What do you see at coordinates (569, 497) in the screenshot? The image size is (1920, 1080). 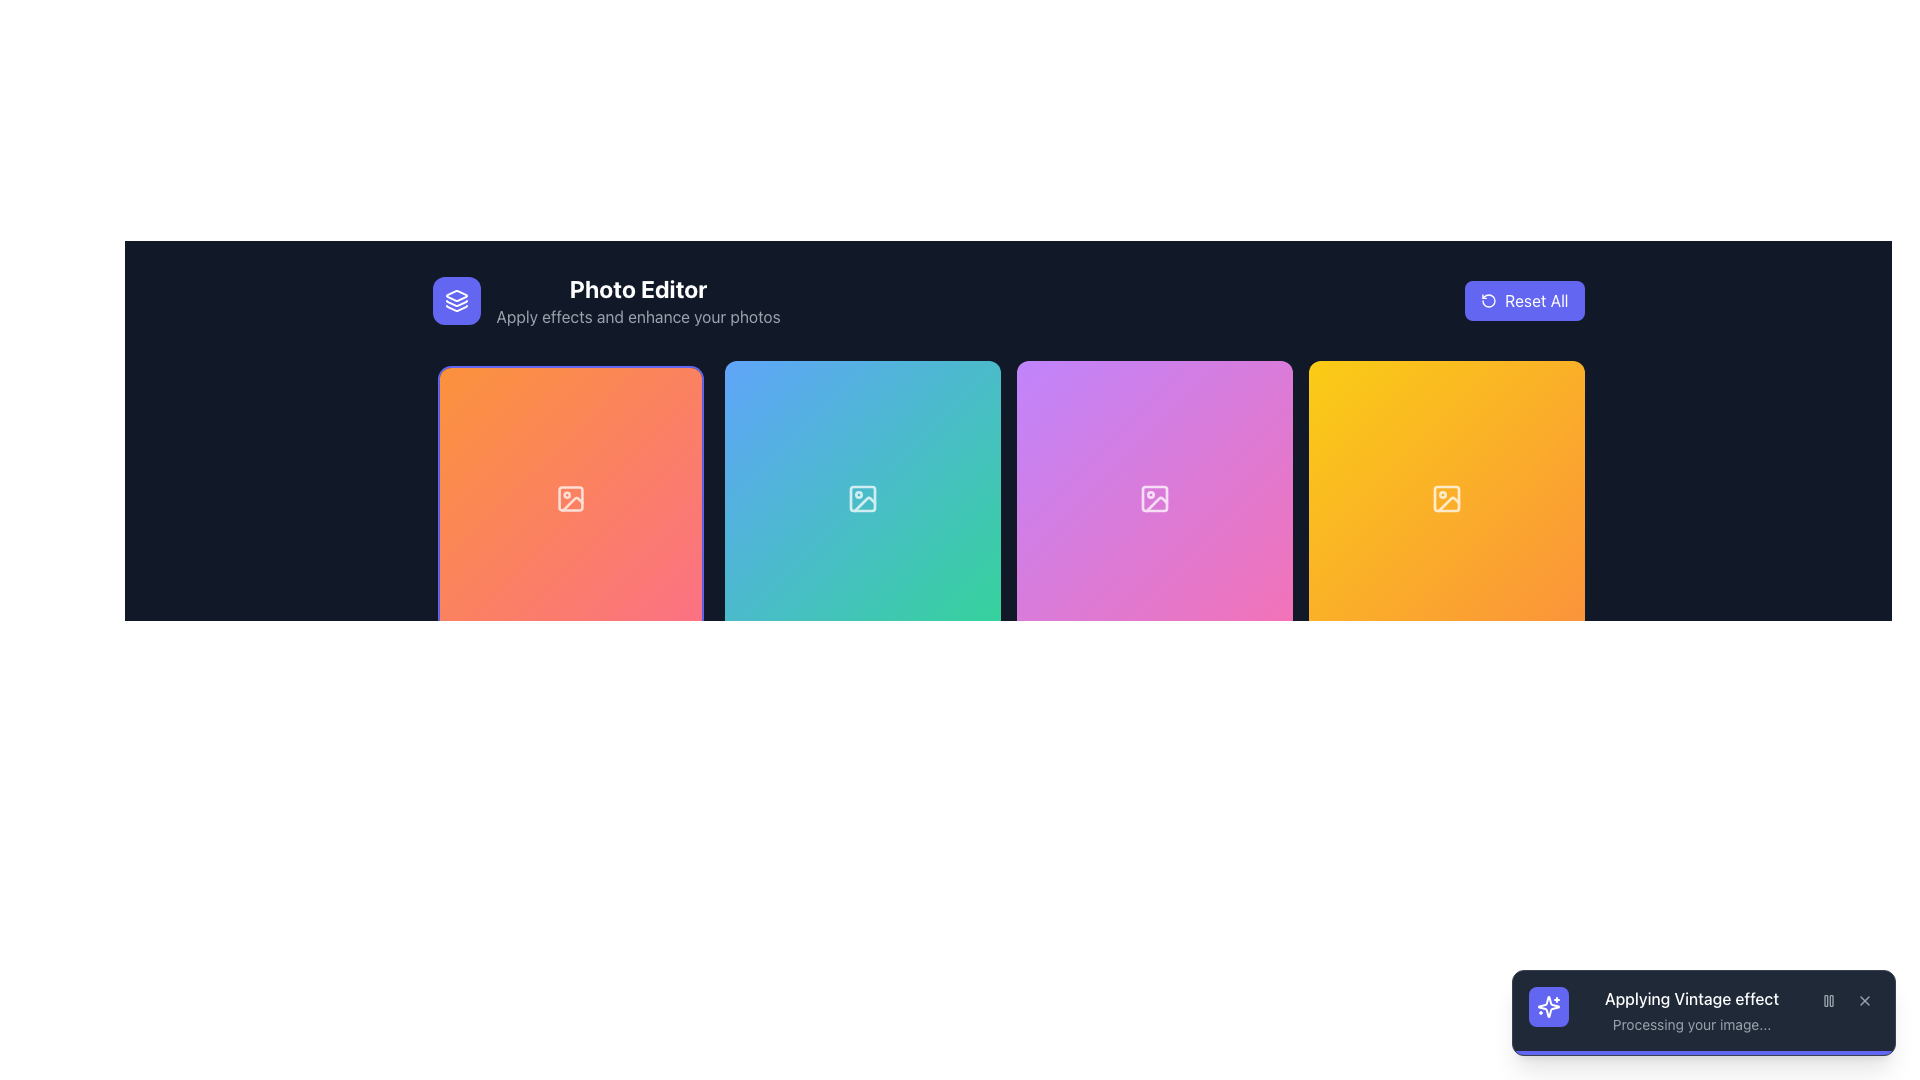 I see `the first square card with rounded corners featuring a gradient background from orange to pink, which contains an image placeholder icon` at bounding box center [569, 497].